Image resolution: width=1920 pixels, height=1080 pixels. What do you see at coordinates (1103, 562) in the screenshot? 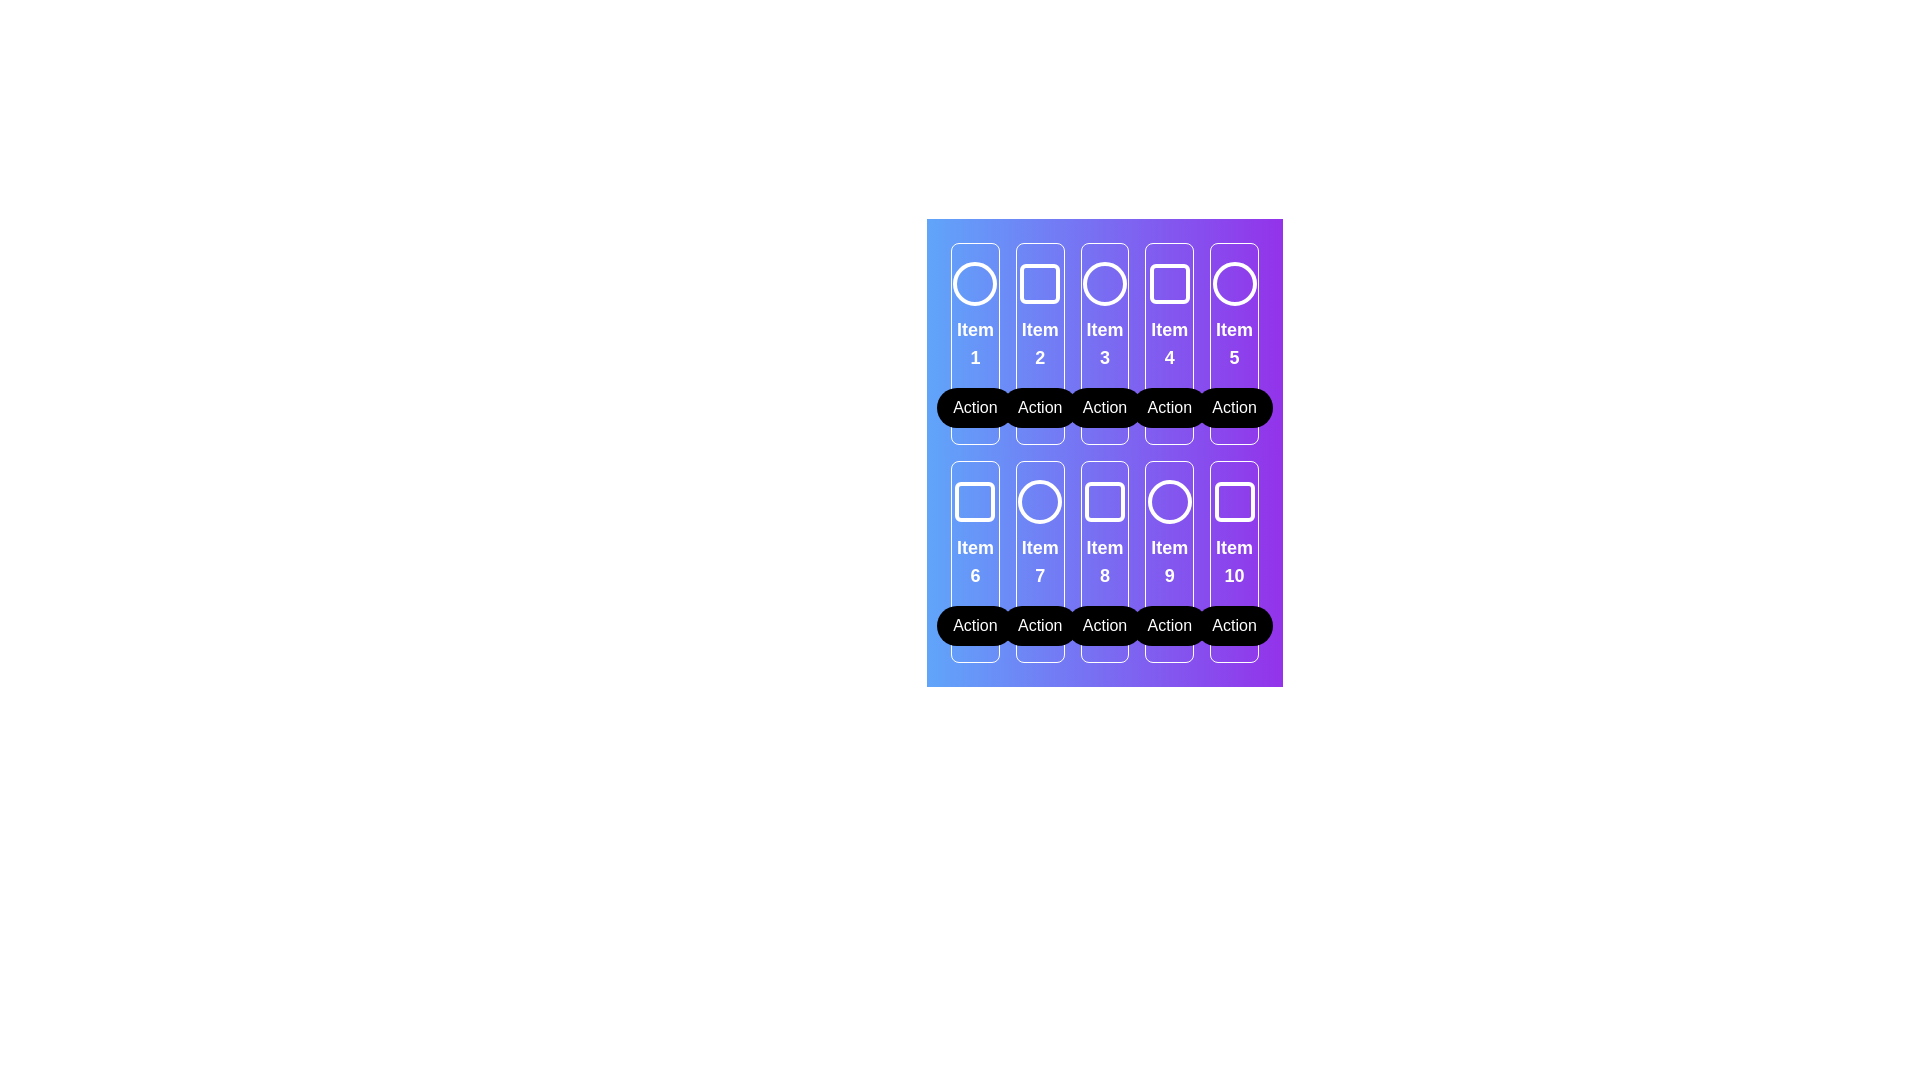
I see `the Text Label displaying 'Item 8', which is styled in bold and larger font, positioned above the 'Action' button in a grid layout` at bounding box center [1103, 562].